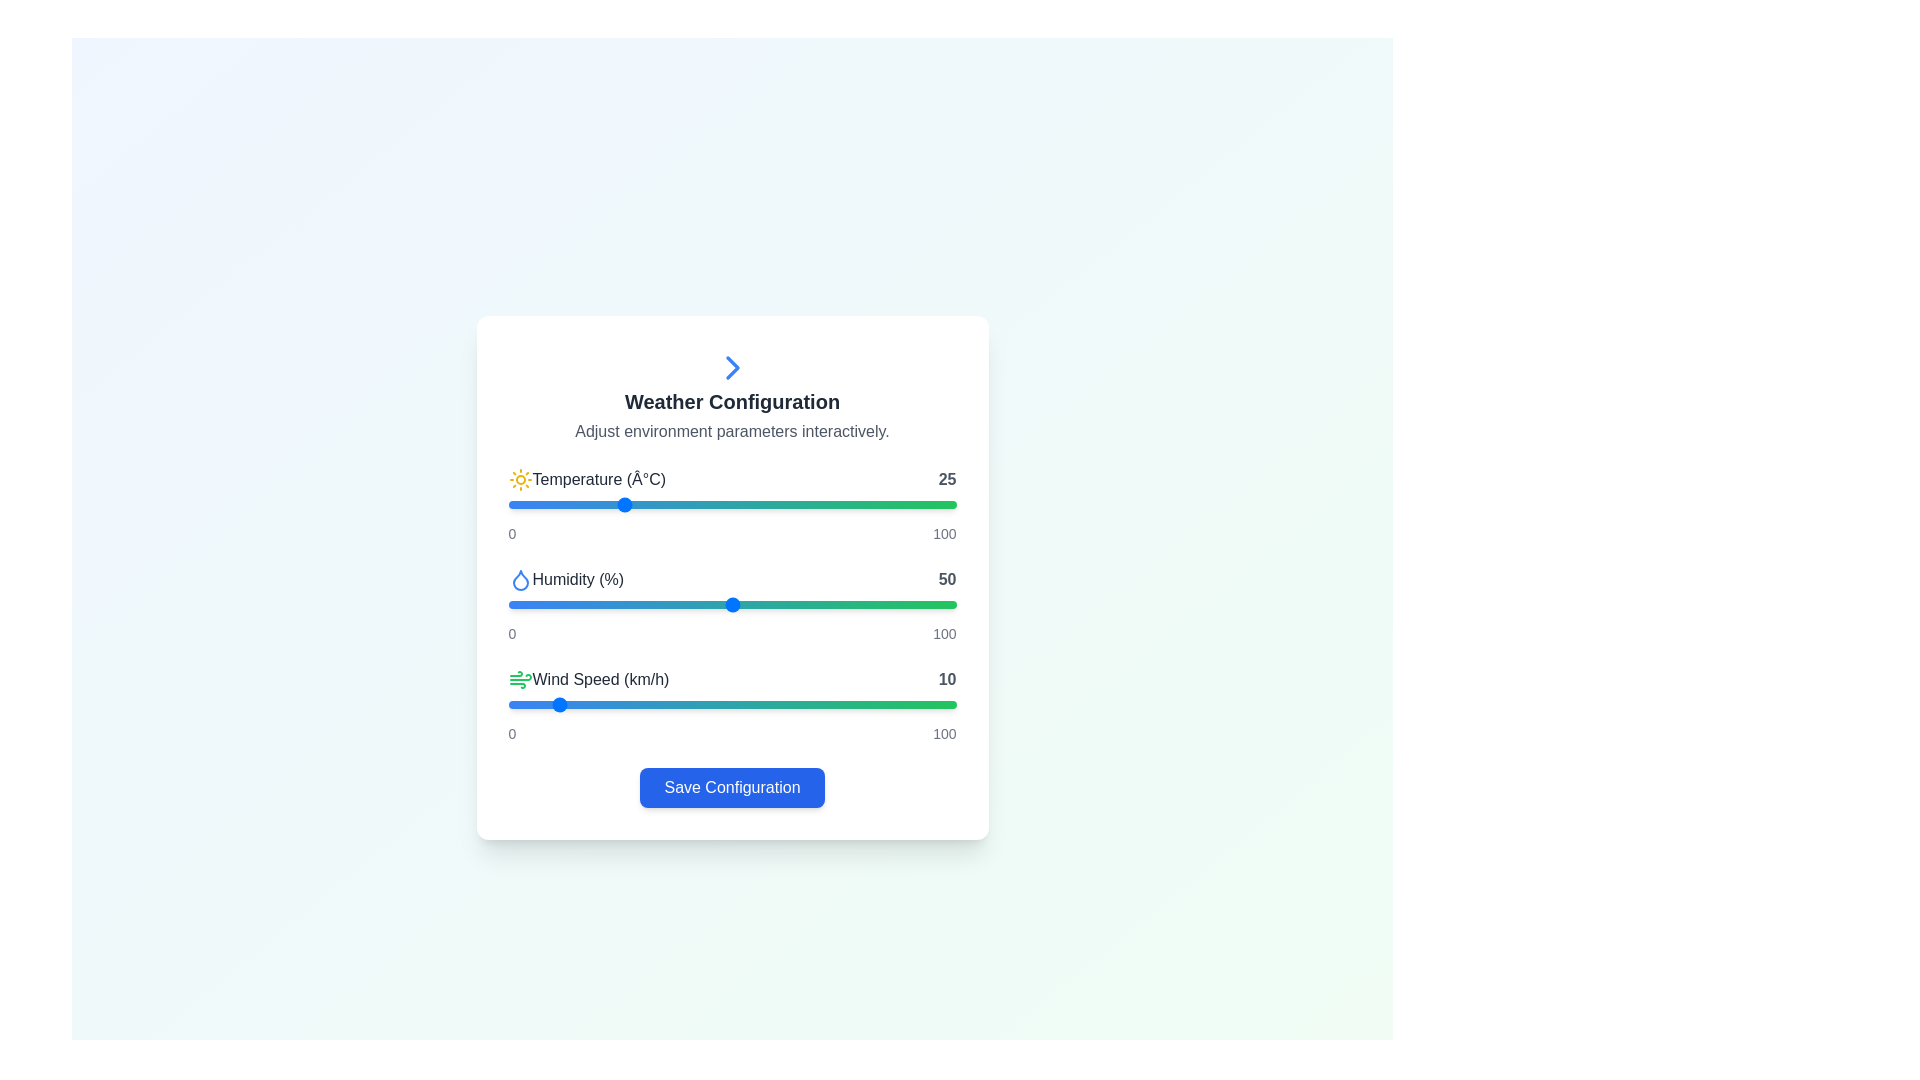 The height and width of the screenshot is (1080, 1920). I want to click on the label for configuring wind speed in kilometers per hour, located at the bottom of the 'Weather Configuration' interface, just above the numerical input with the value '10.', so click(588, 678).